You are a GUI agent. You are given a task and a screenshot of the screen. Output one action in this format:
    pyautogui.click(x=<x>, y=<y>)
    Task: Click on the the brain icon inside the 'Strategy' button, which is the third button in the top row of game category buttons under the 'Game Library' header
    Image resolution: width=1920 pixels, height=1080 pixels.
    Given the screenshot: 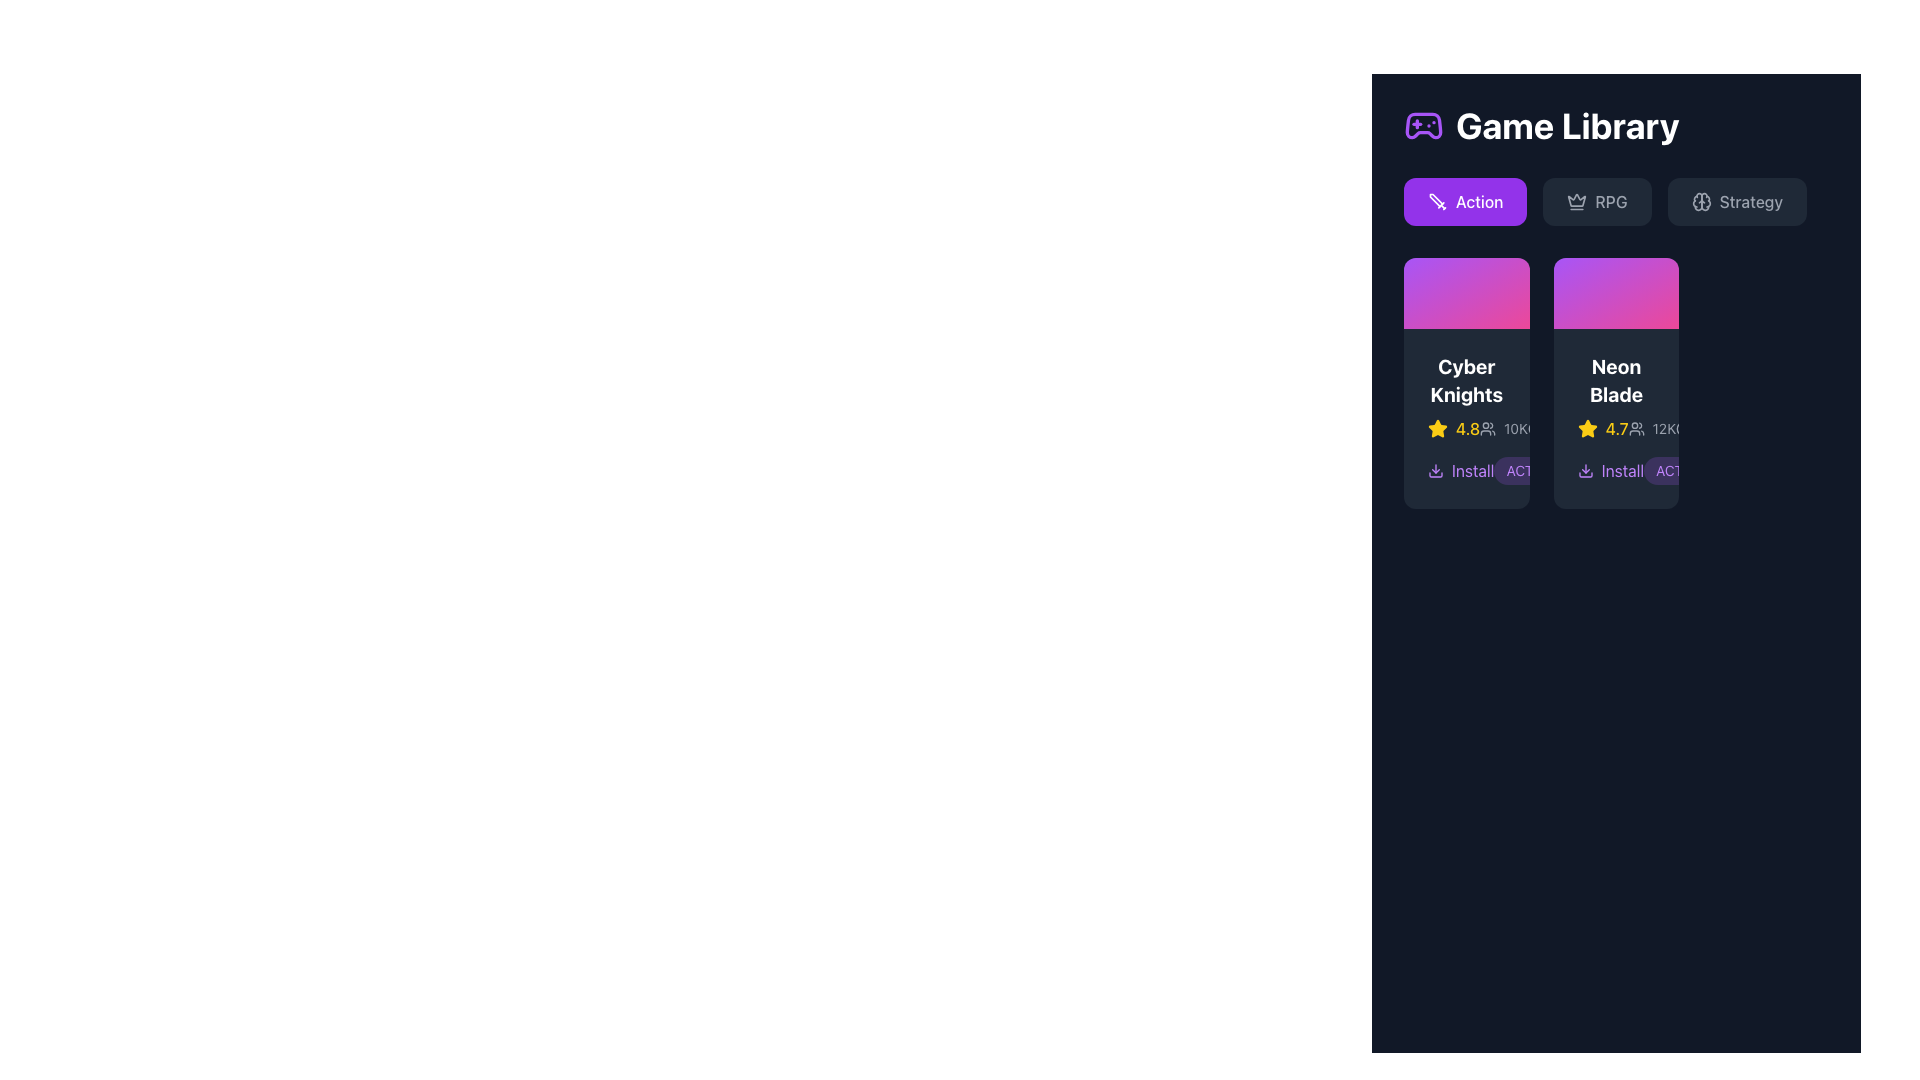 What is the action you would take?
    pyautogui.click(x=1700, y=201)
    